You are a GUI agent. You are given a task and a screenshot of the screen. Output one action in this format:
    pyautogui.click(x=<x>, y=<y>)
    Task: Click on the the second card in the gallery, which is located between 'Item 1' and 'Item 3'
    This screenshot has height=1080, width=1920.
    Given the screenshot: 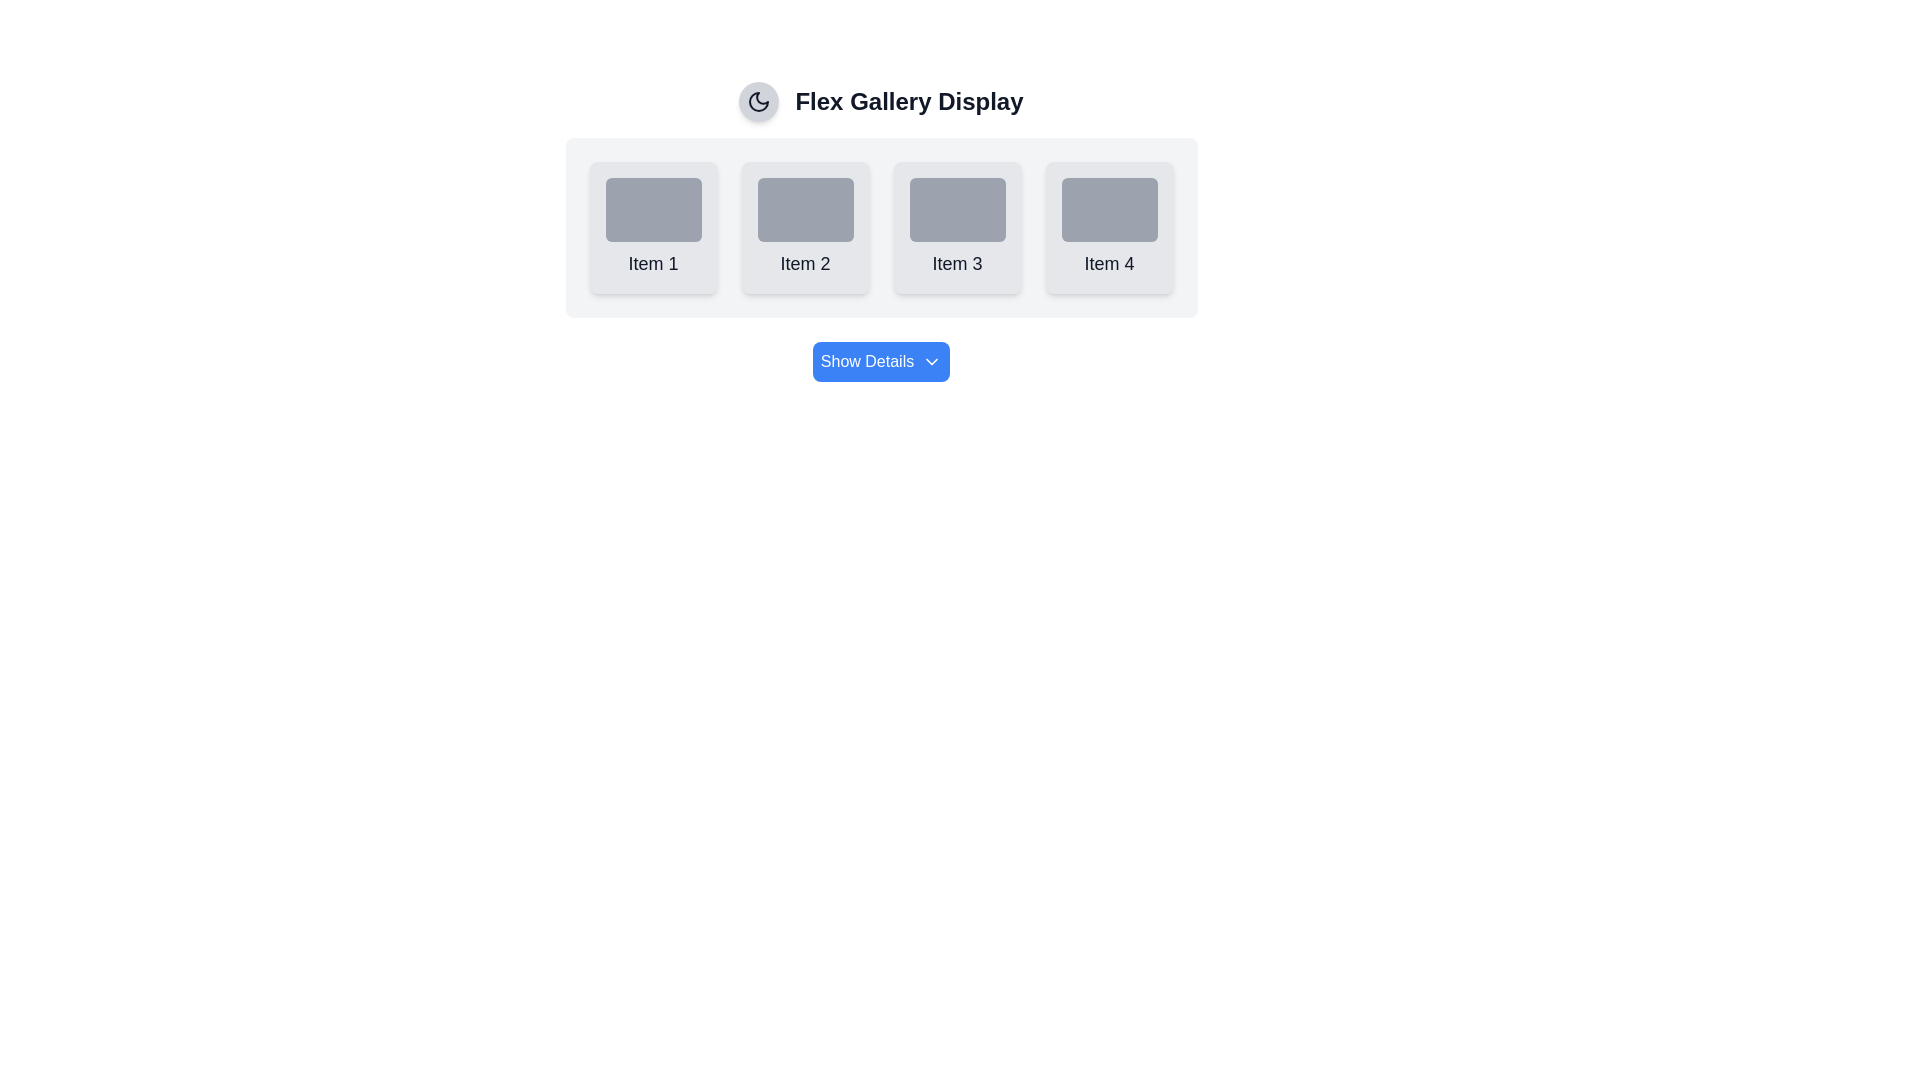 What is the action you would take?
    pyautogui.click(x=805, y=226)
    